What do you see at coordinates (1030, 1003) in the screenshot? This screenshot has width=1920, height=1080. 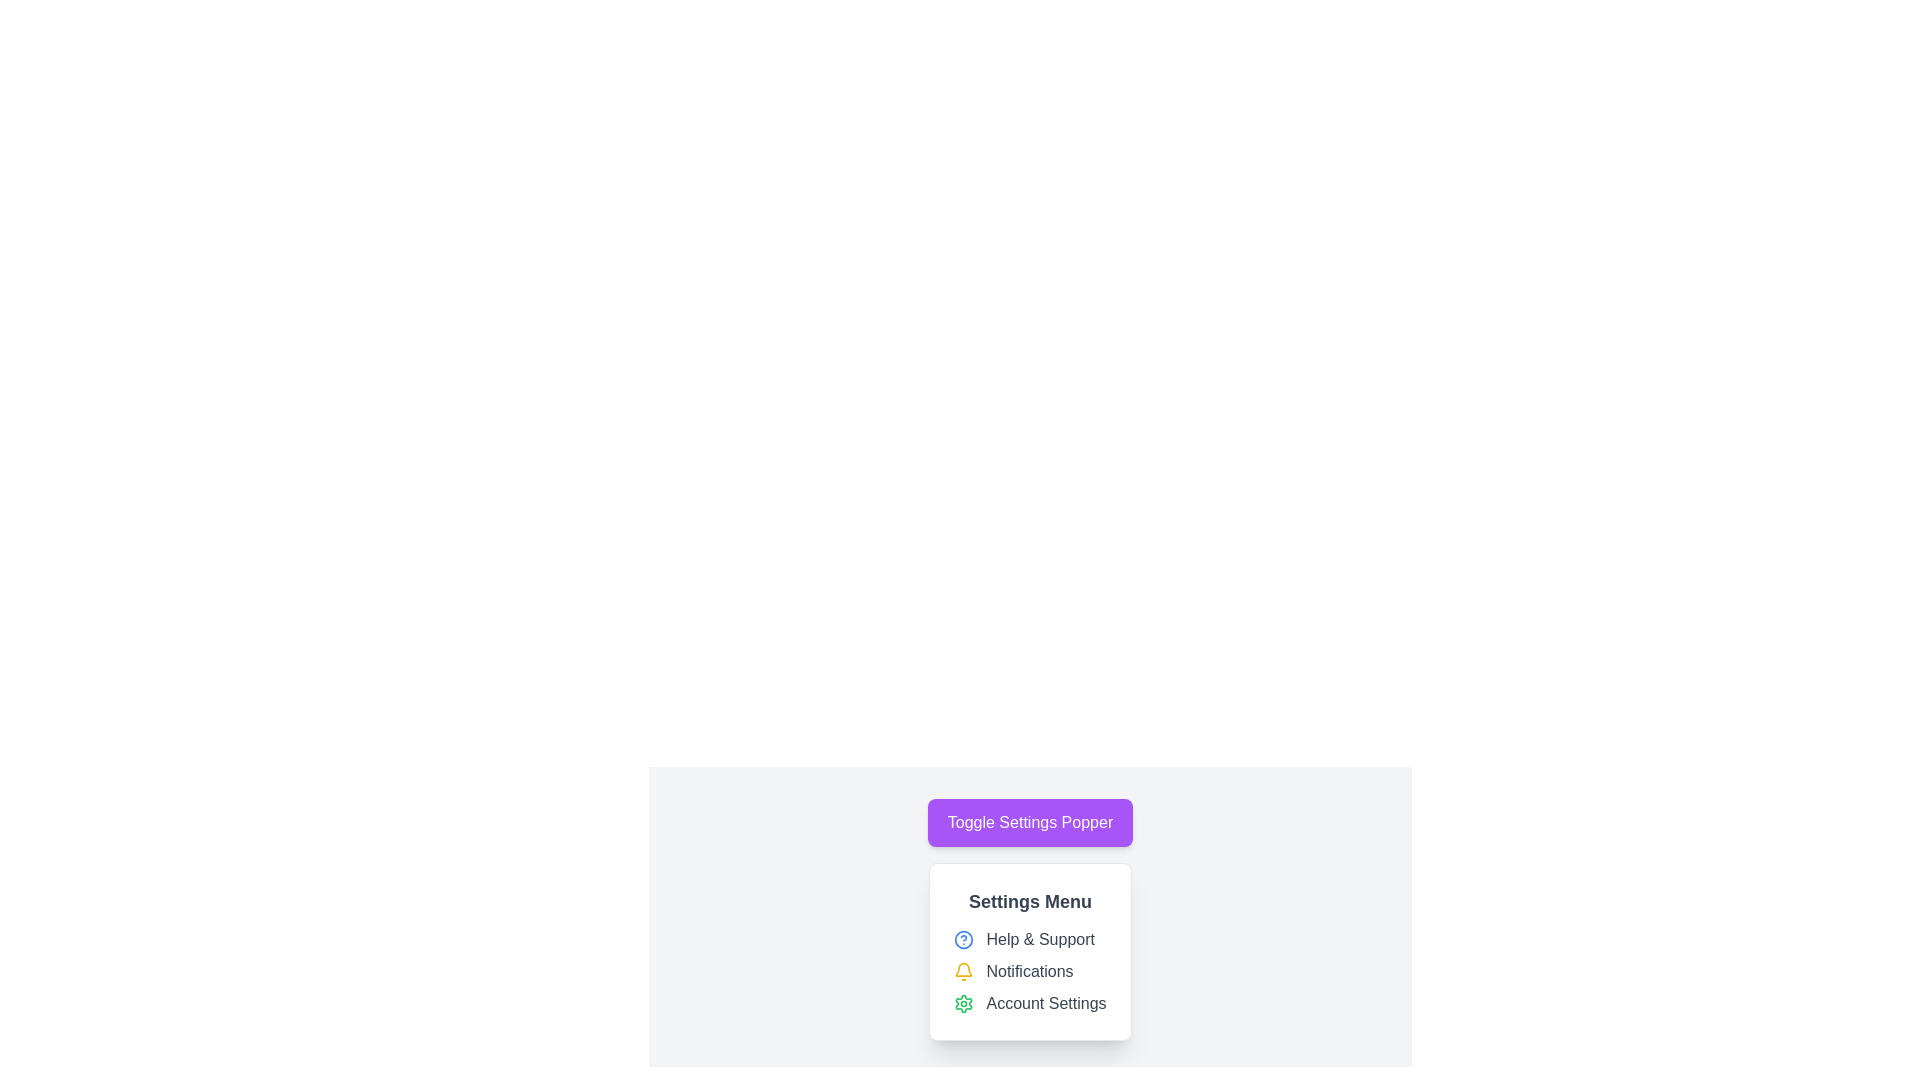 I see `the 'Account Settings' menu item in the settings dropdown` at bounding box center [1030, 1003].